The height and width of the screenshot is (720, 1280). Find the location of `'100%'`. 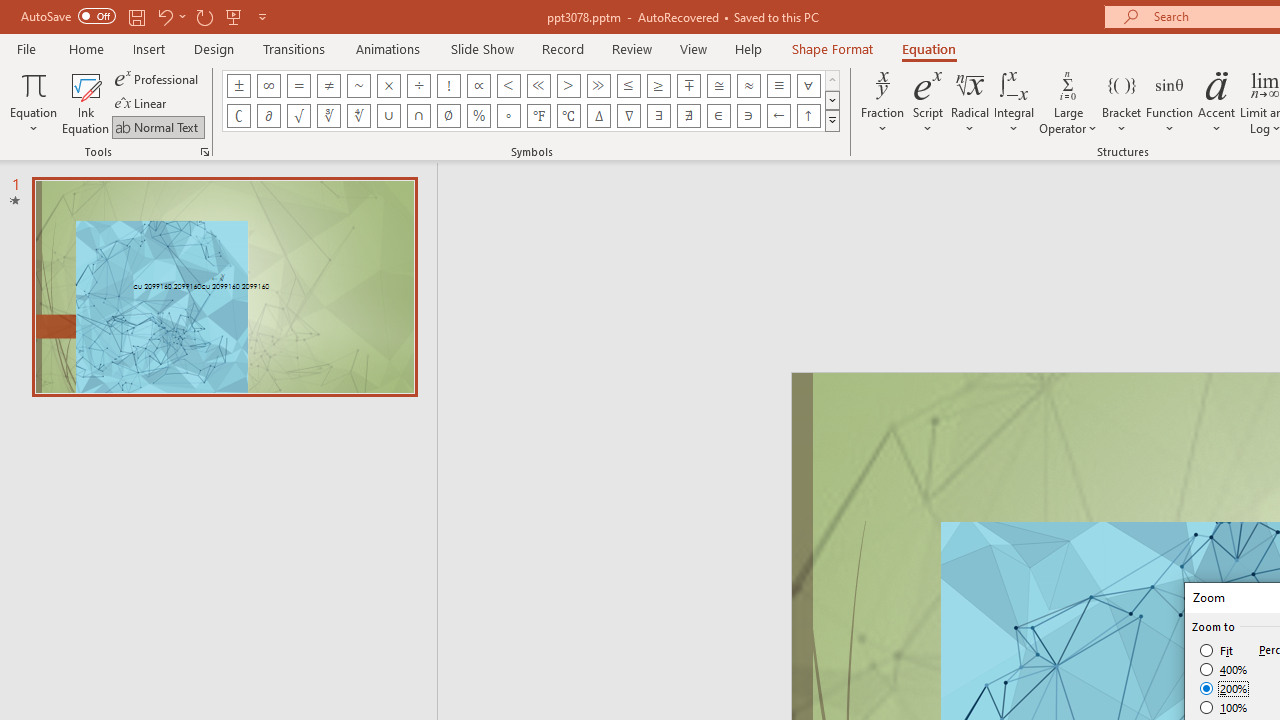

'100%' is located at coordinates (1223, 706).